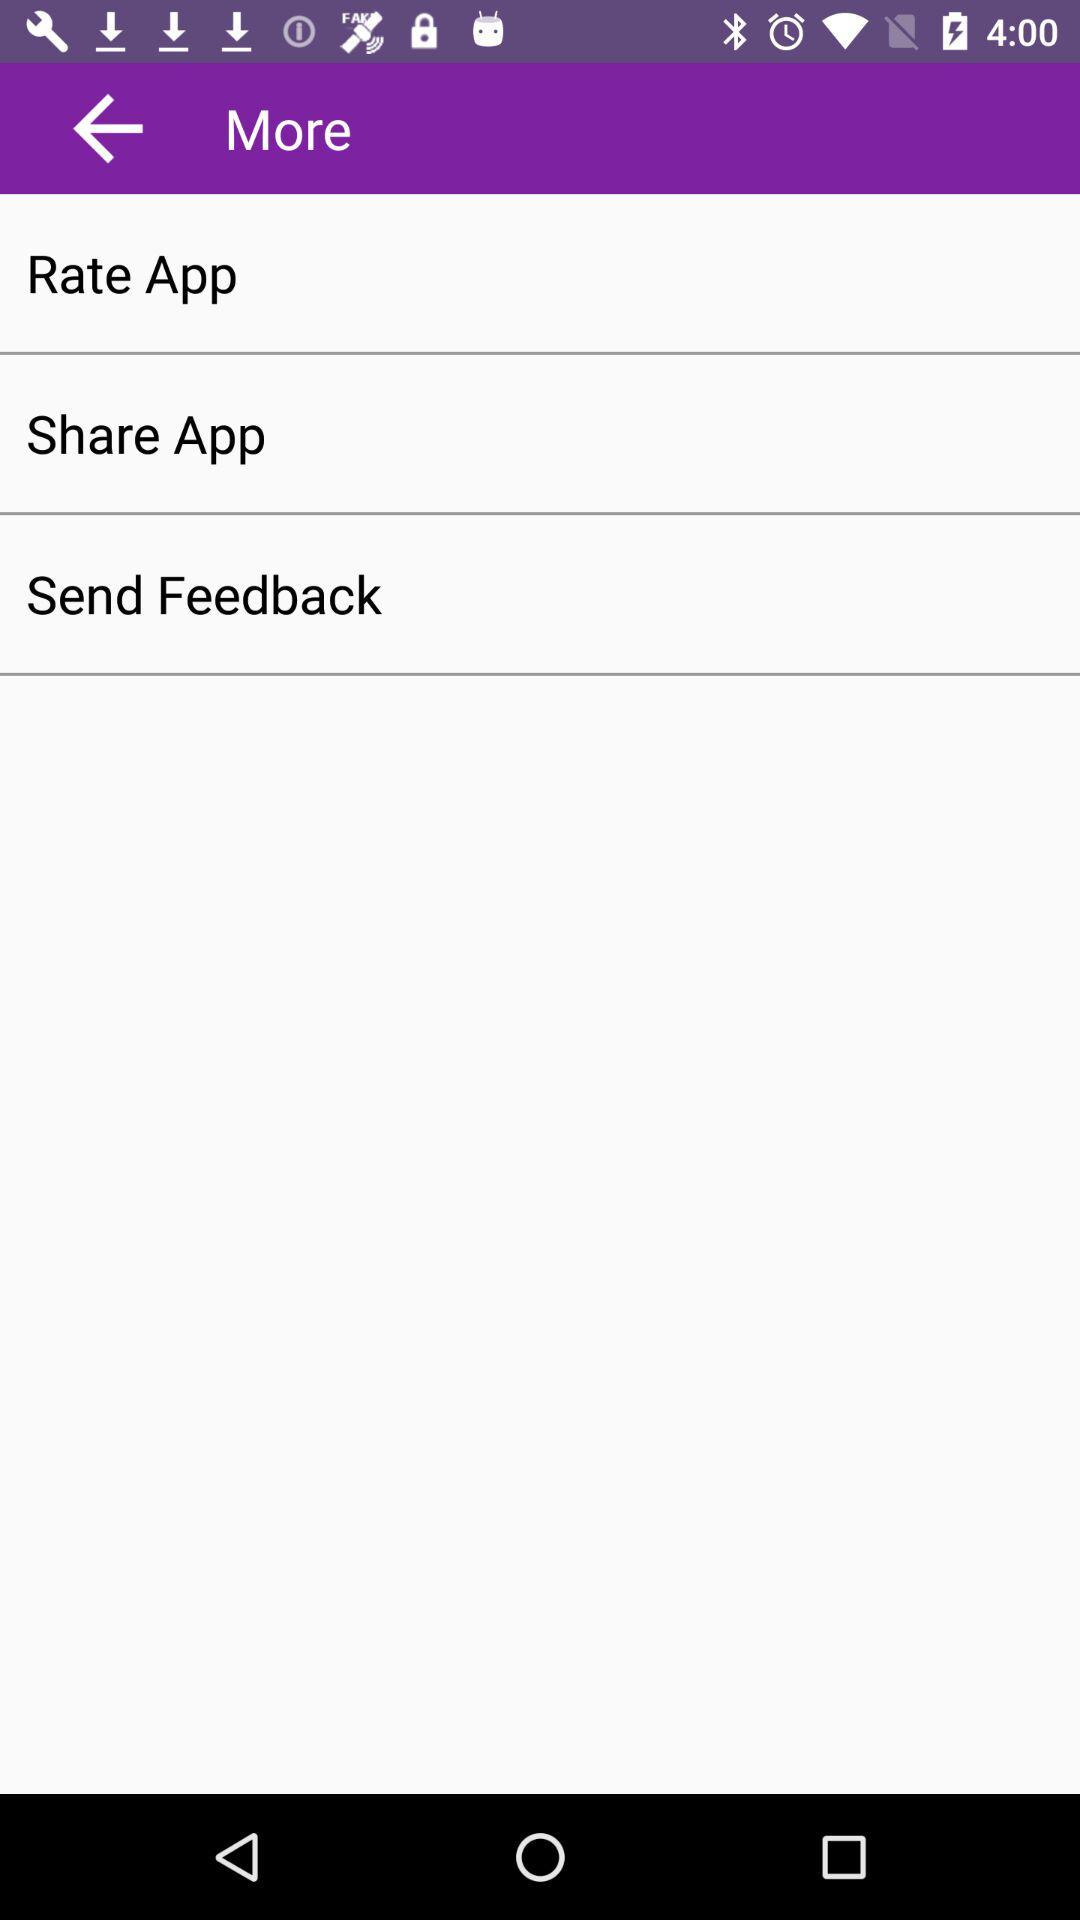 Image resolution: width=1080 pixels, height=1920 pixels. I want to click on the rate app item, so click(540, 272).